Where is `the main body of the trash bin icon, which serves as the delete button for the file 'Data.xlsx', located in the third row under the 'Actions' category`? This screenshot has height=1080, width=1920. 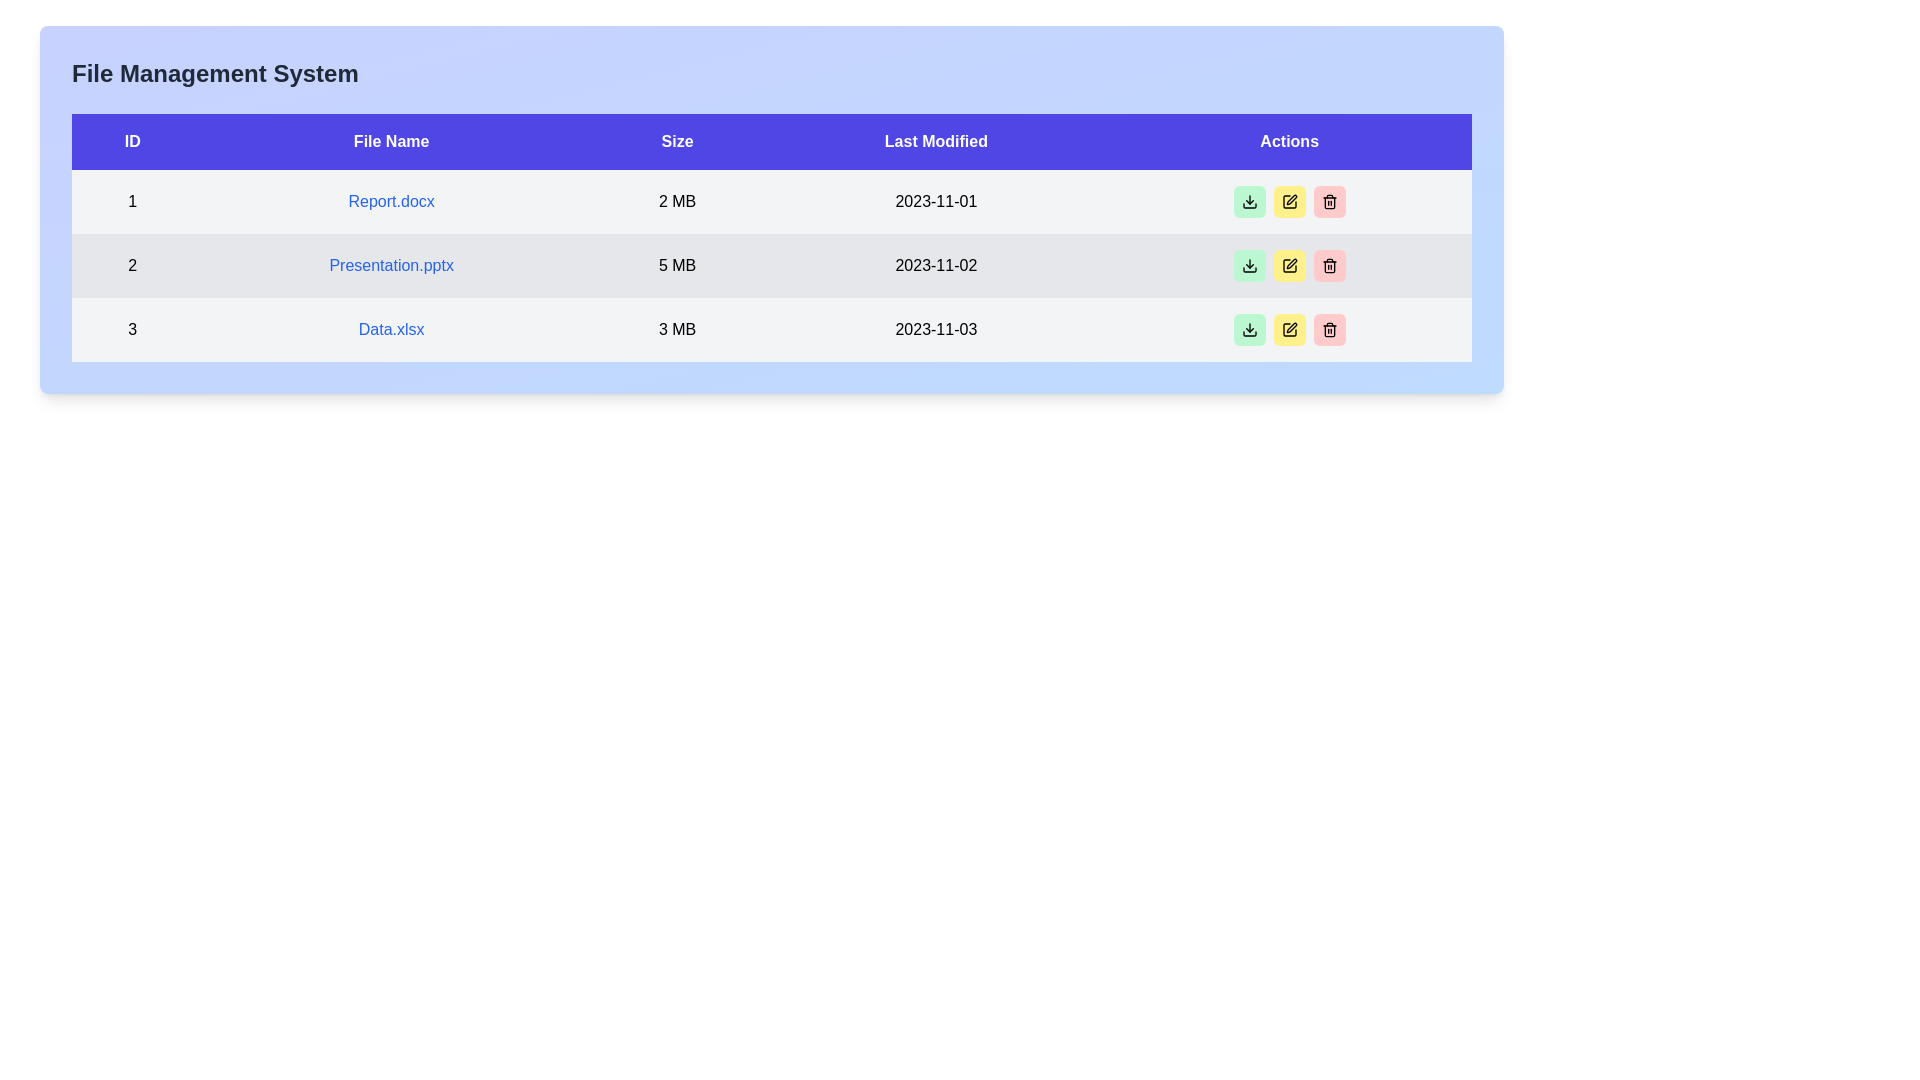 the main body of the trash bin icon, which serves as the delete button for the file 'Data.xlsx', located in the third row under the 'Actions' category is located at coordinates (1329, 266).